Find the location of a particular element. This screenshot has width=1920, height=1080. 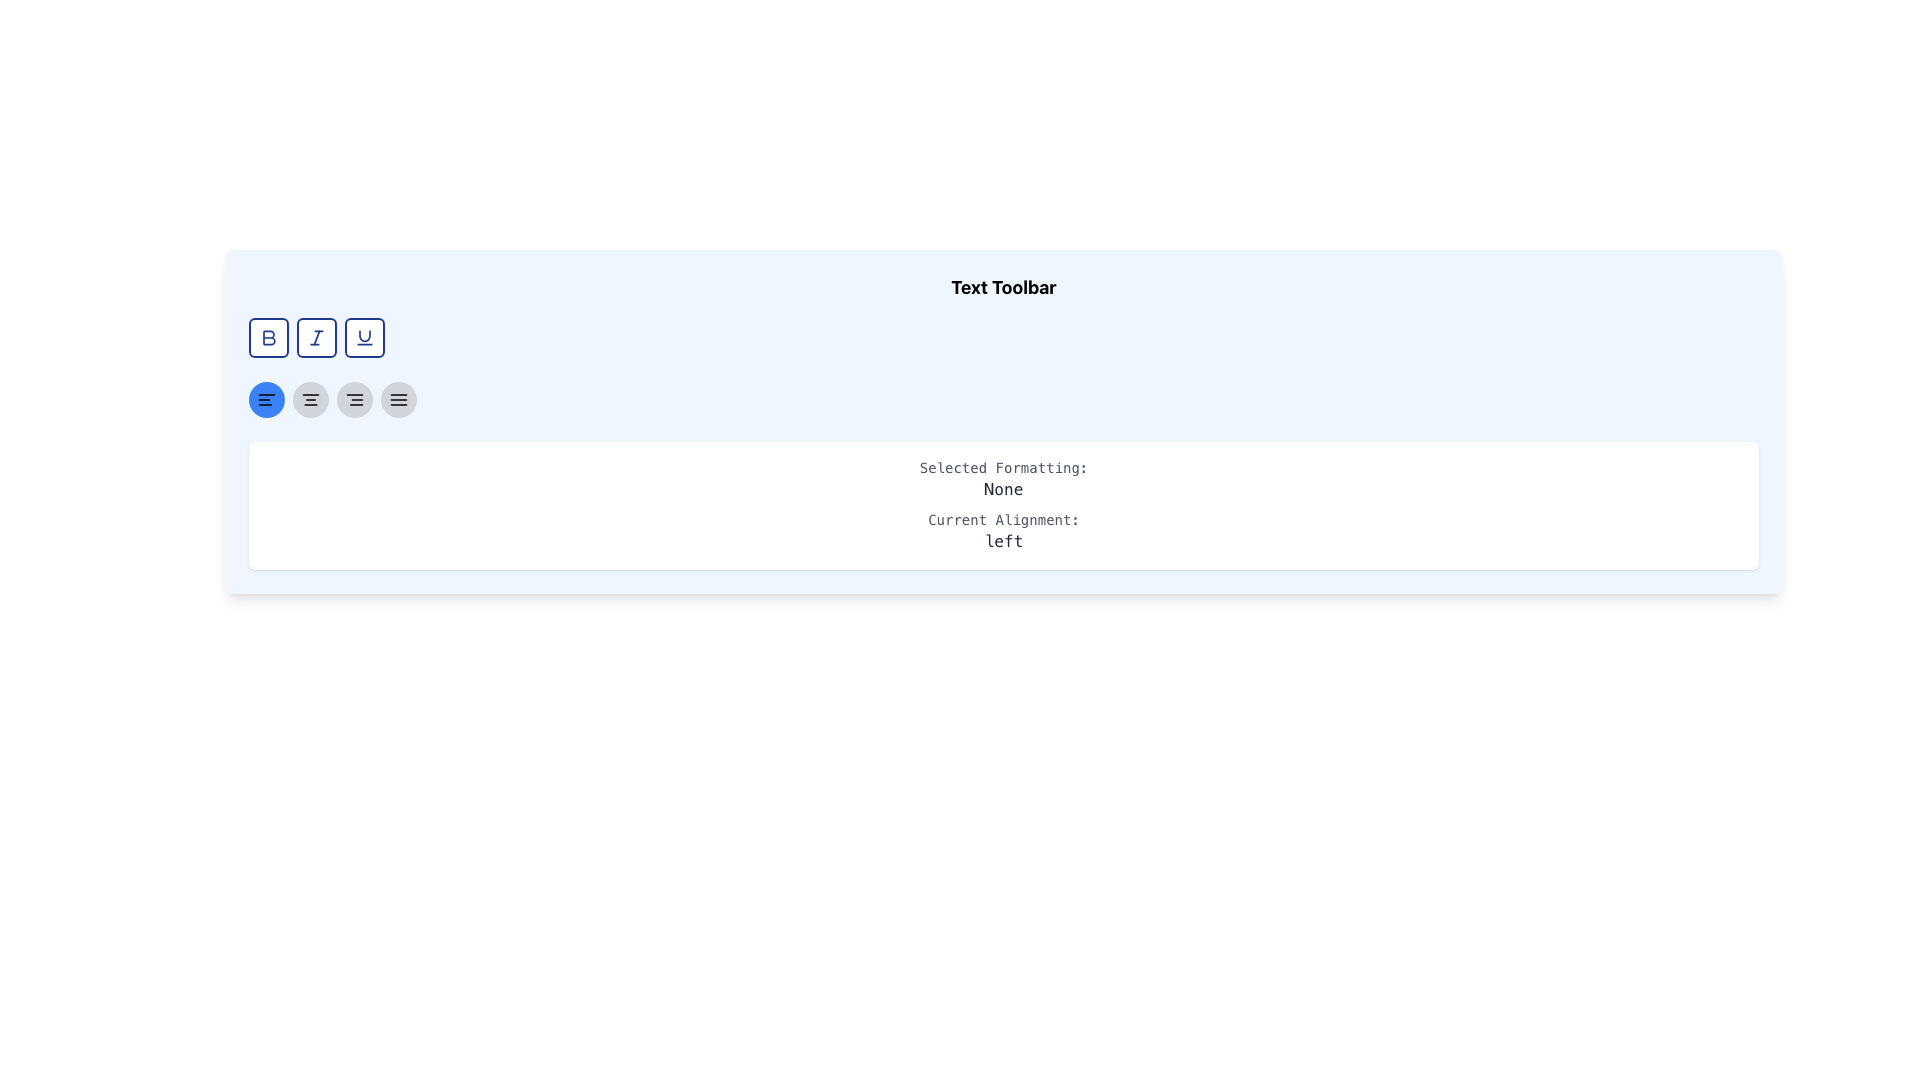

the bold icon button in the toolbar is located at coordinates (267, 337).